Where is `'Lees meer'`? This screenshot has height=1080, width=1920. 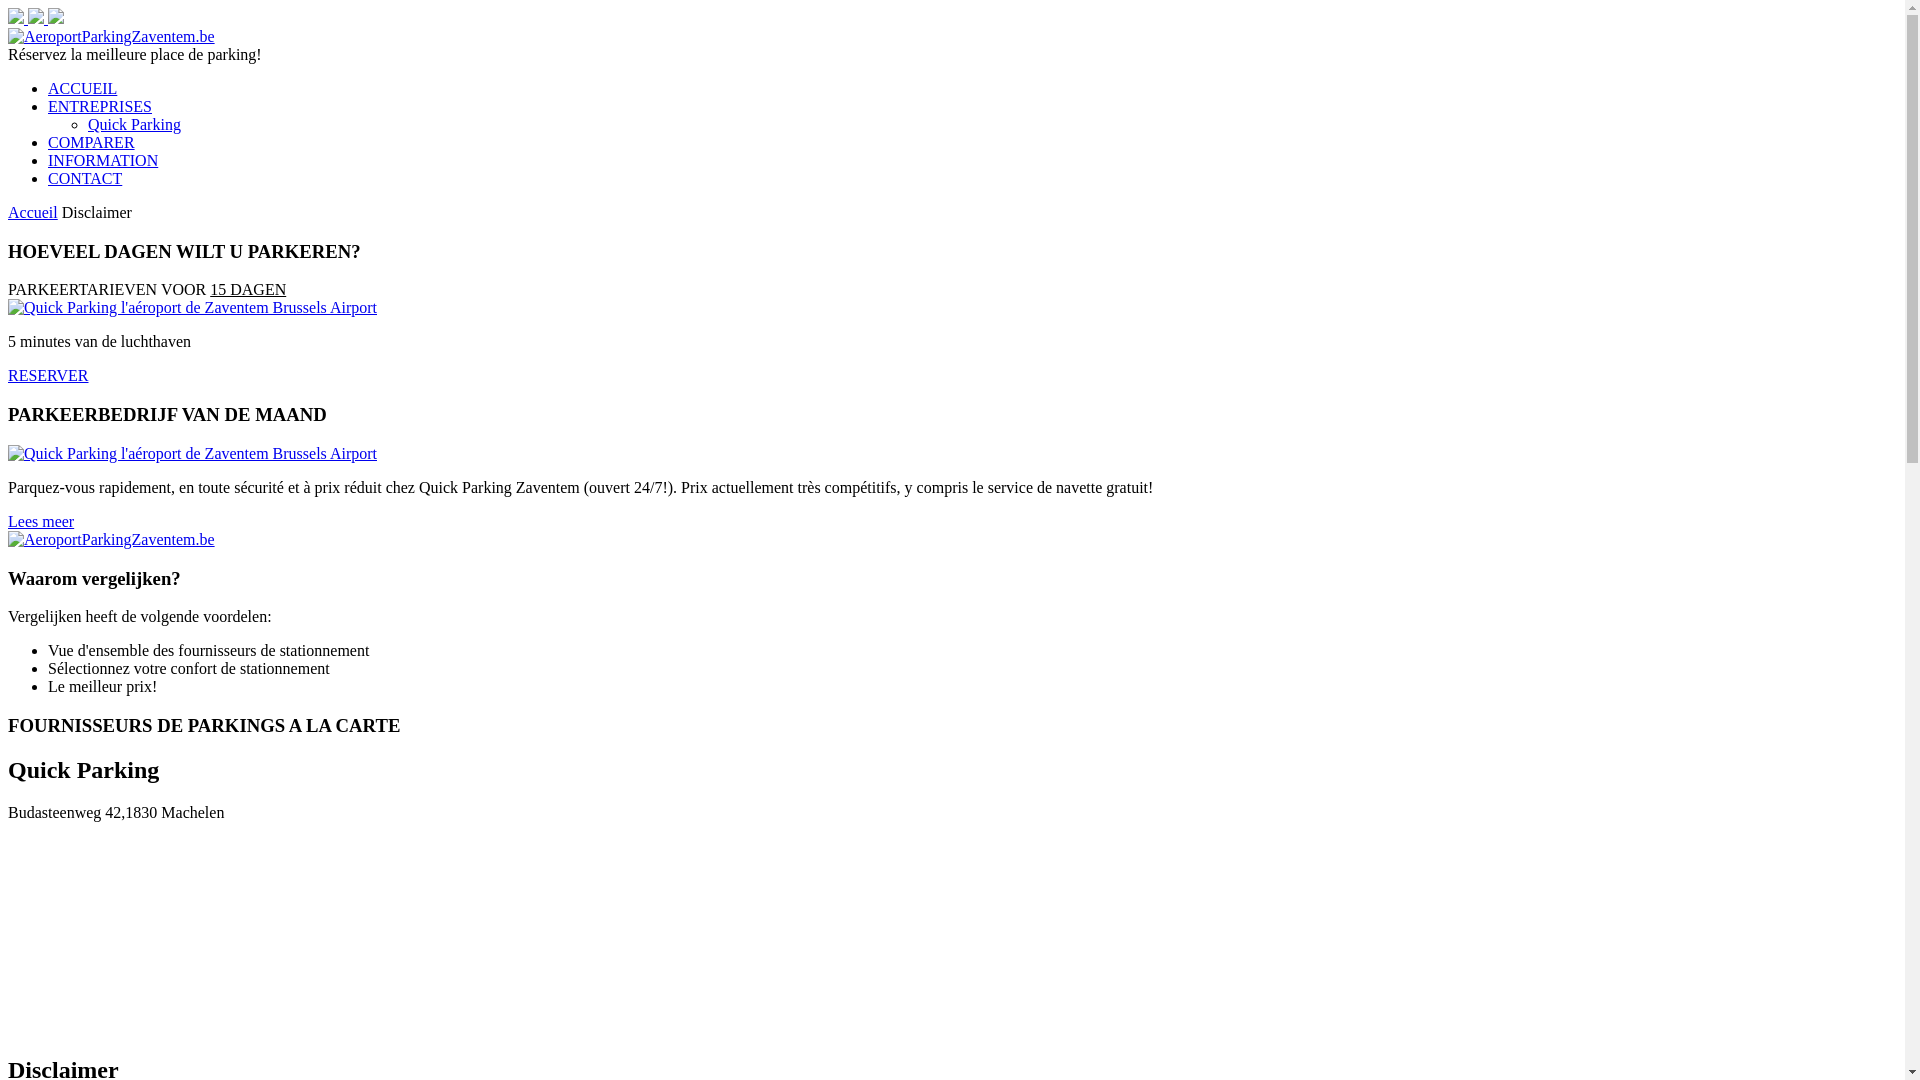 'Lees meer' is located at coordinates (41, 520).